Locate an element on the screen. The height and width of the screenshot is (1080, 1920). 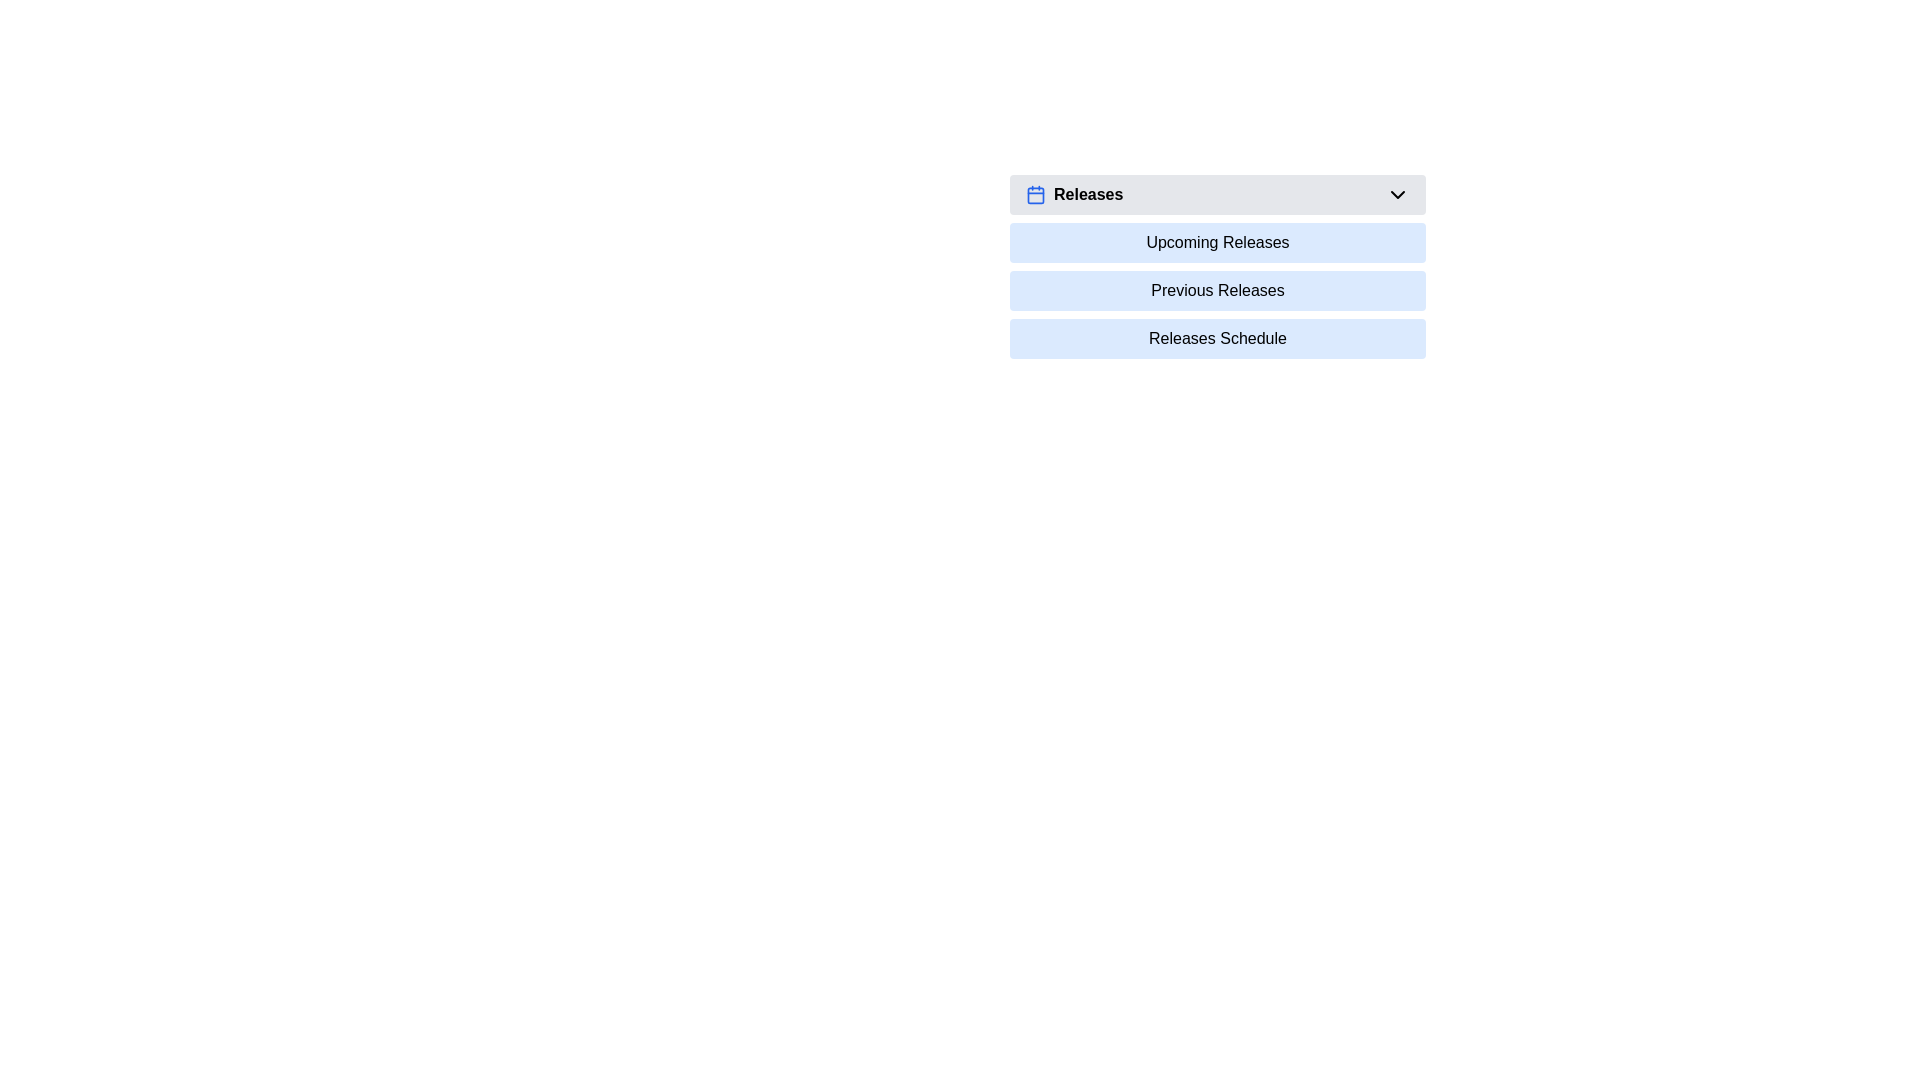
the 'Previous Releases' button, which is the second item in the dropdown menu styled as a clickable blue rectangle with bold, black text is located at coordinates (1217, 290).